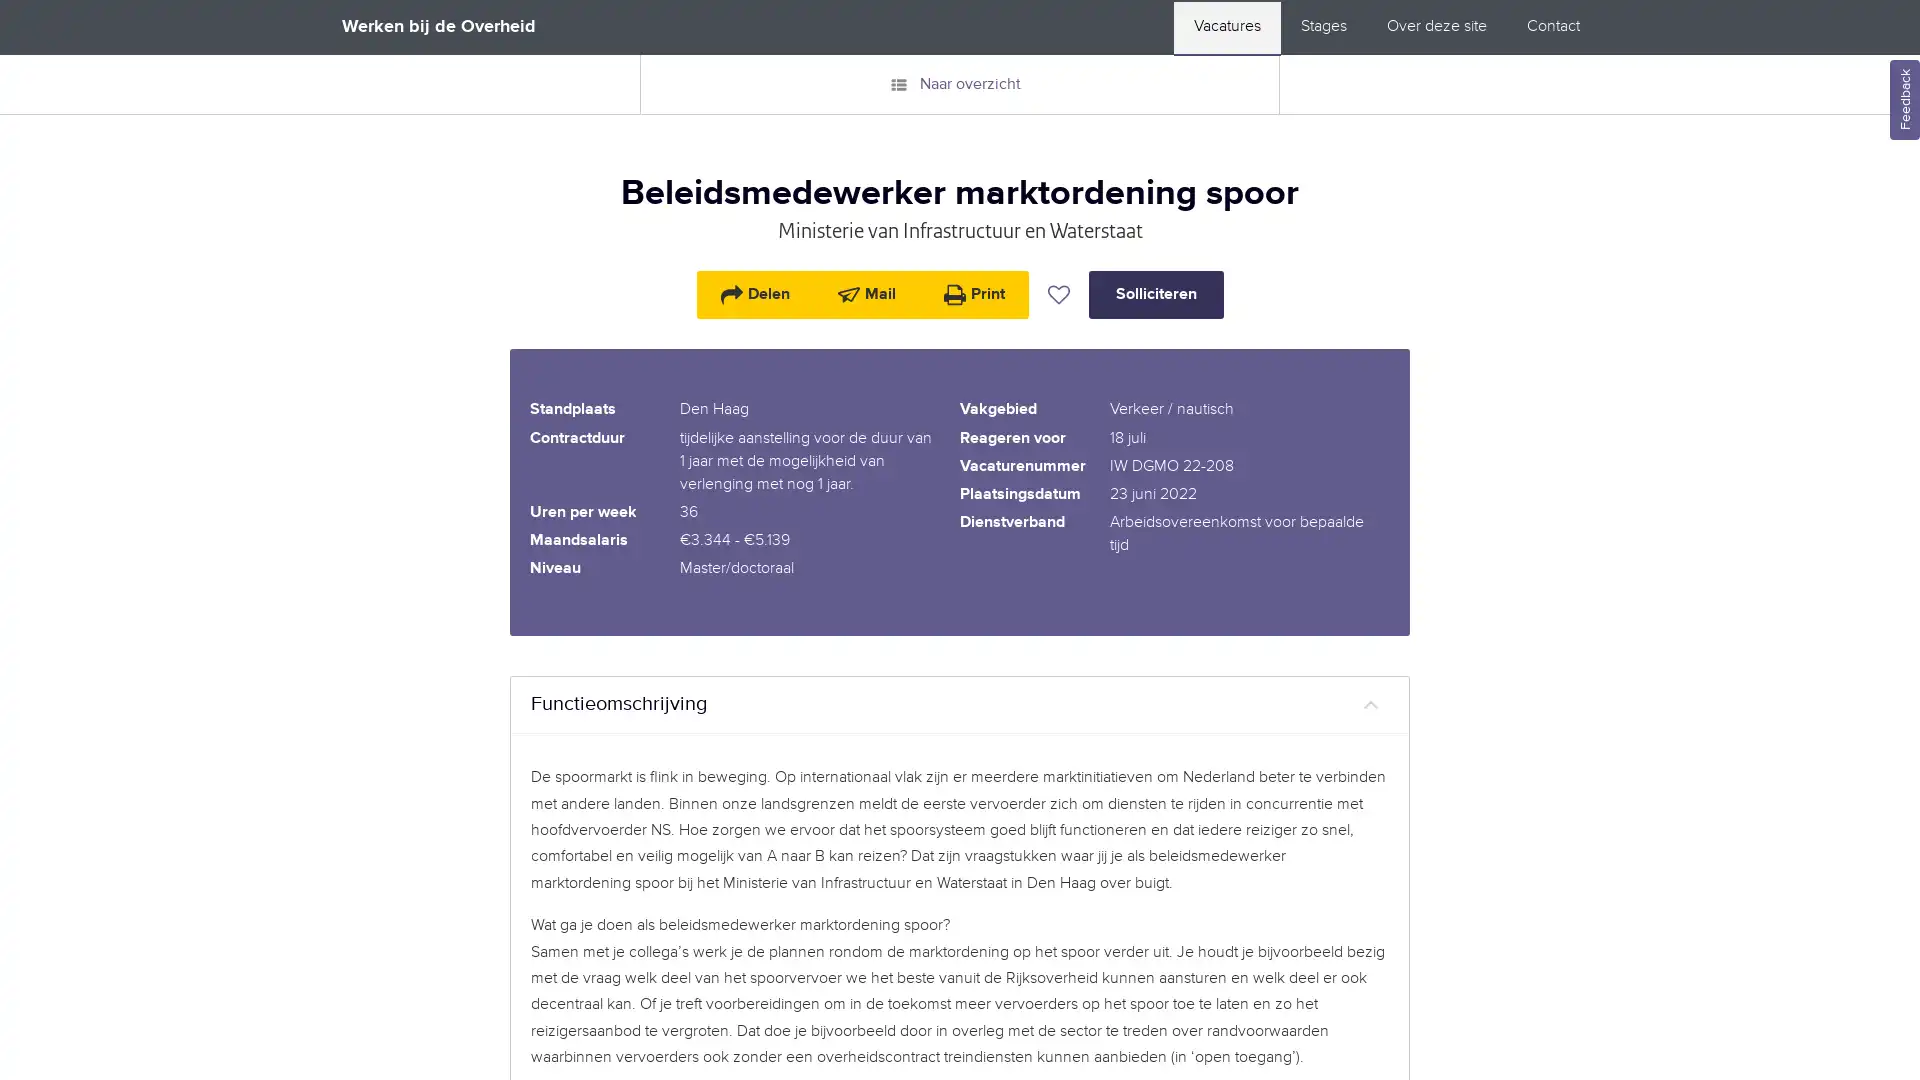 Image resolution: width=1920 pixels, height=1080 pixels. What do you see at coordinates (1056, 294) in the screenshot?
I see `Vacature bewaren` at bounding box center [1056, 294].